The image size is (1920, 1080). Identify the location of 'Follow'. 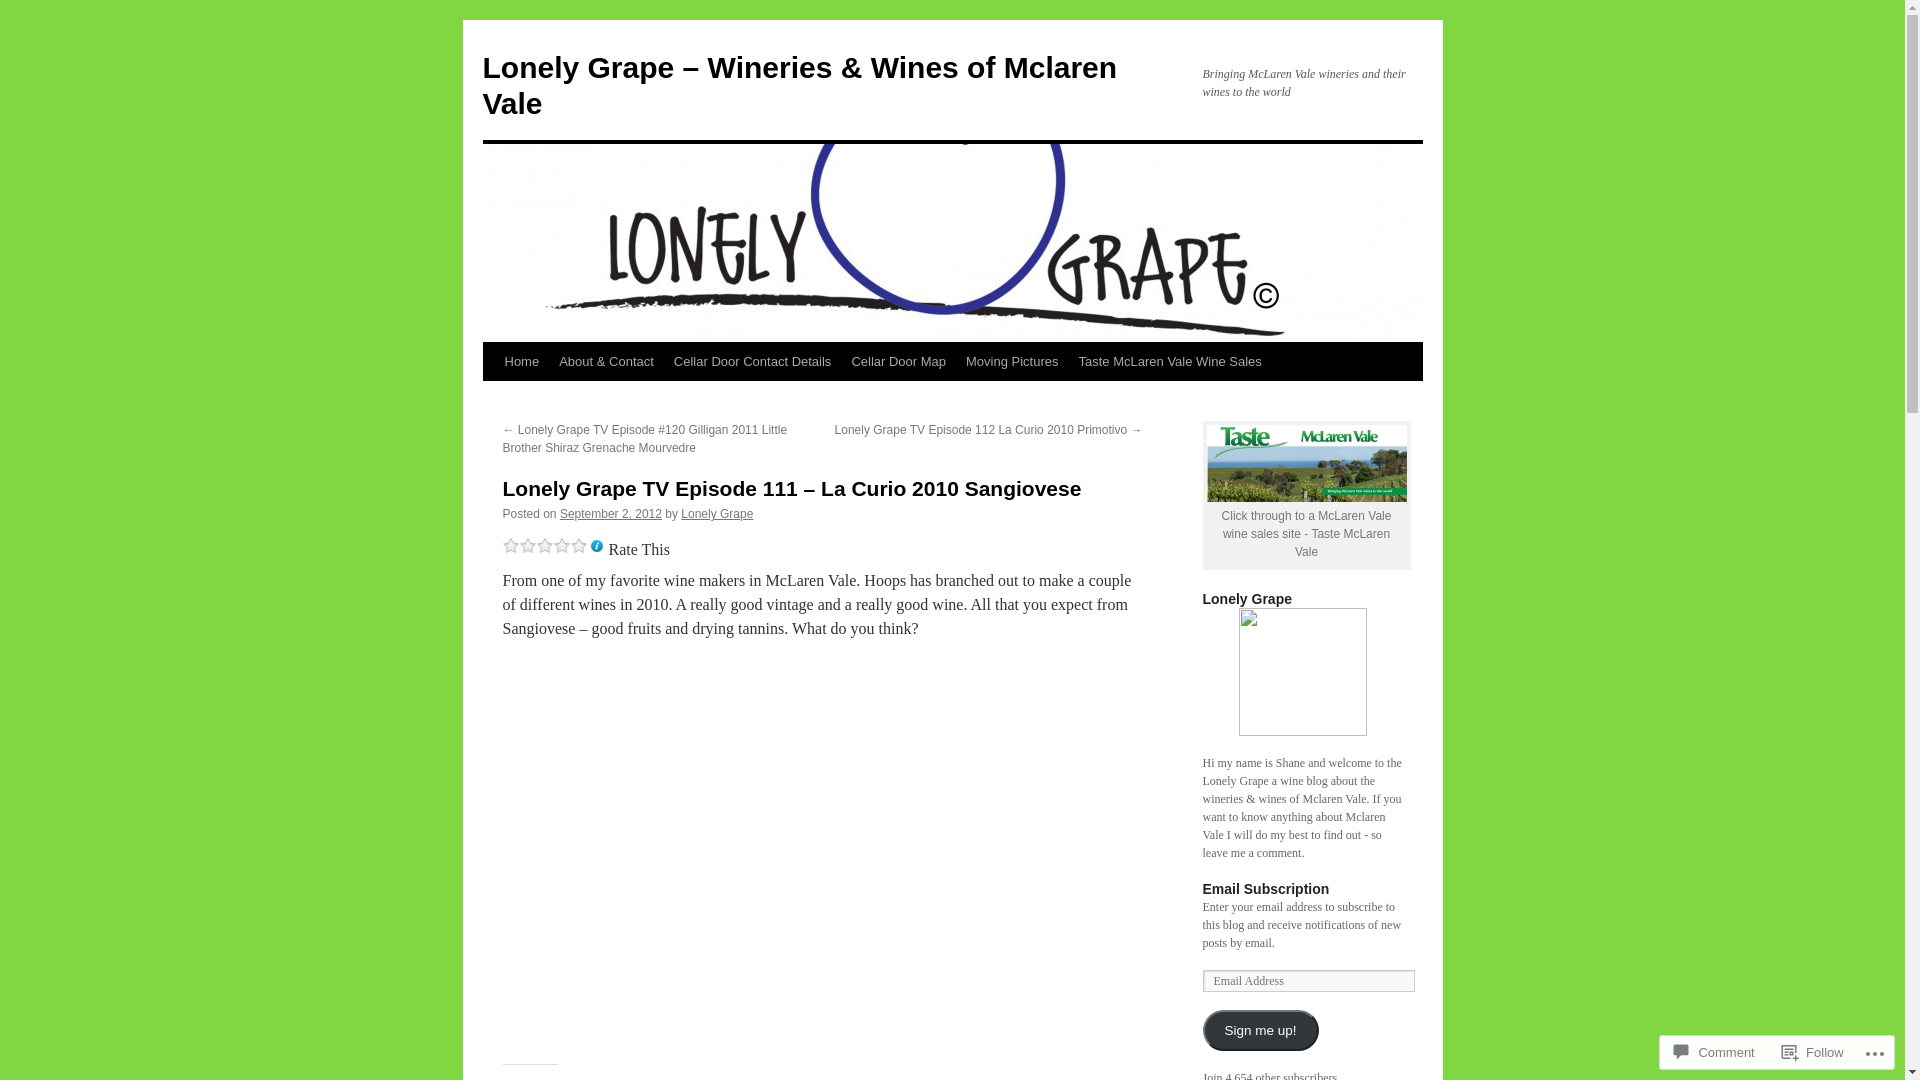
(1813, 1051).